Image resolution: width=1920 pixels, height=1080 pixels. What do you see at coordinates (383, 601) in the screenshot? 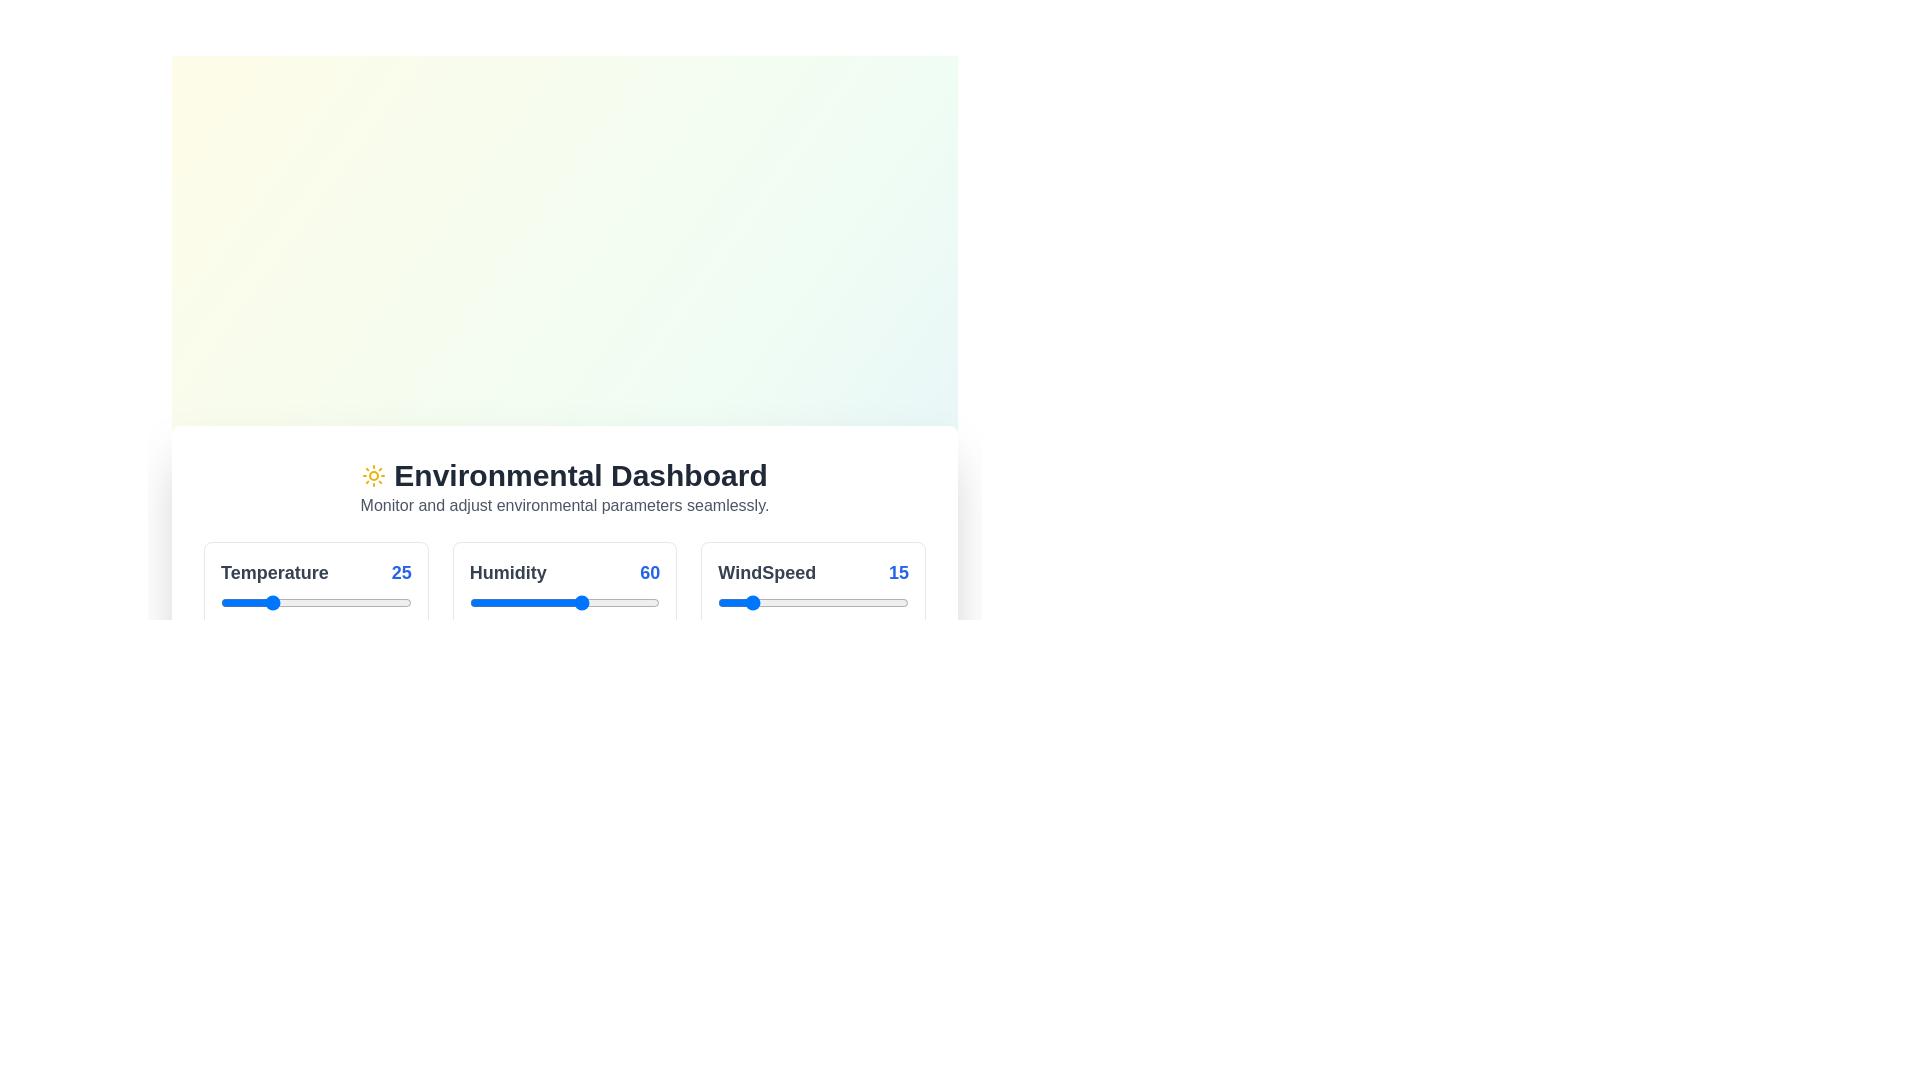
I see `the temperature` at bounding box center [383, 601].